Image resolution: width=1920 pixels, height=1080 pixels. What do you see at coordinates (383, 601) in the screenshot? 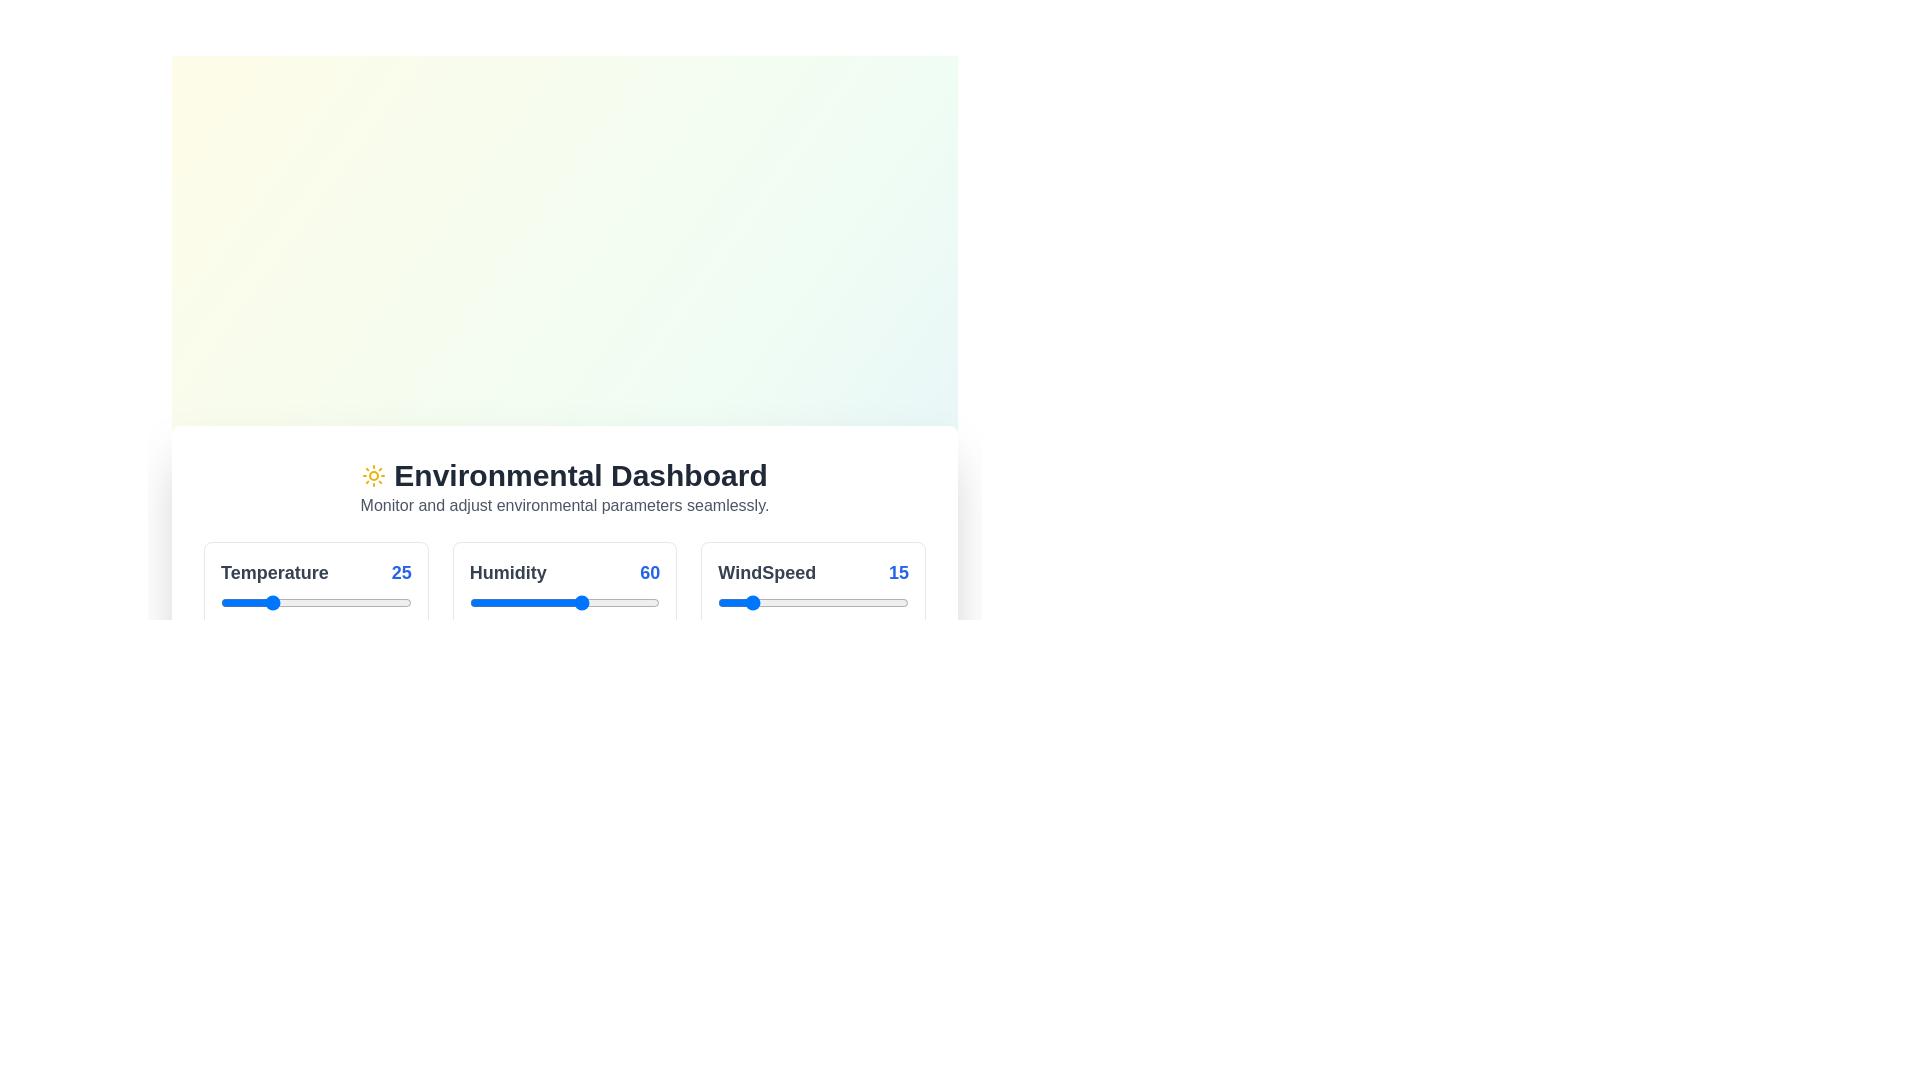
I see `the temperature` at bounding box center [383, 601].